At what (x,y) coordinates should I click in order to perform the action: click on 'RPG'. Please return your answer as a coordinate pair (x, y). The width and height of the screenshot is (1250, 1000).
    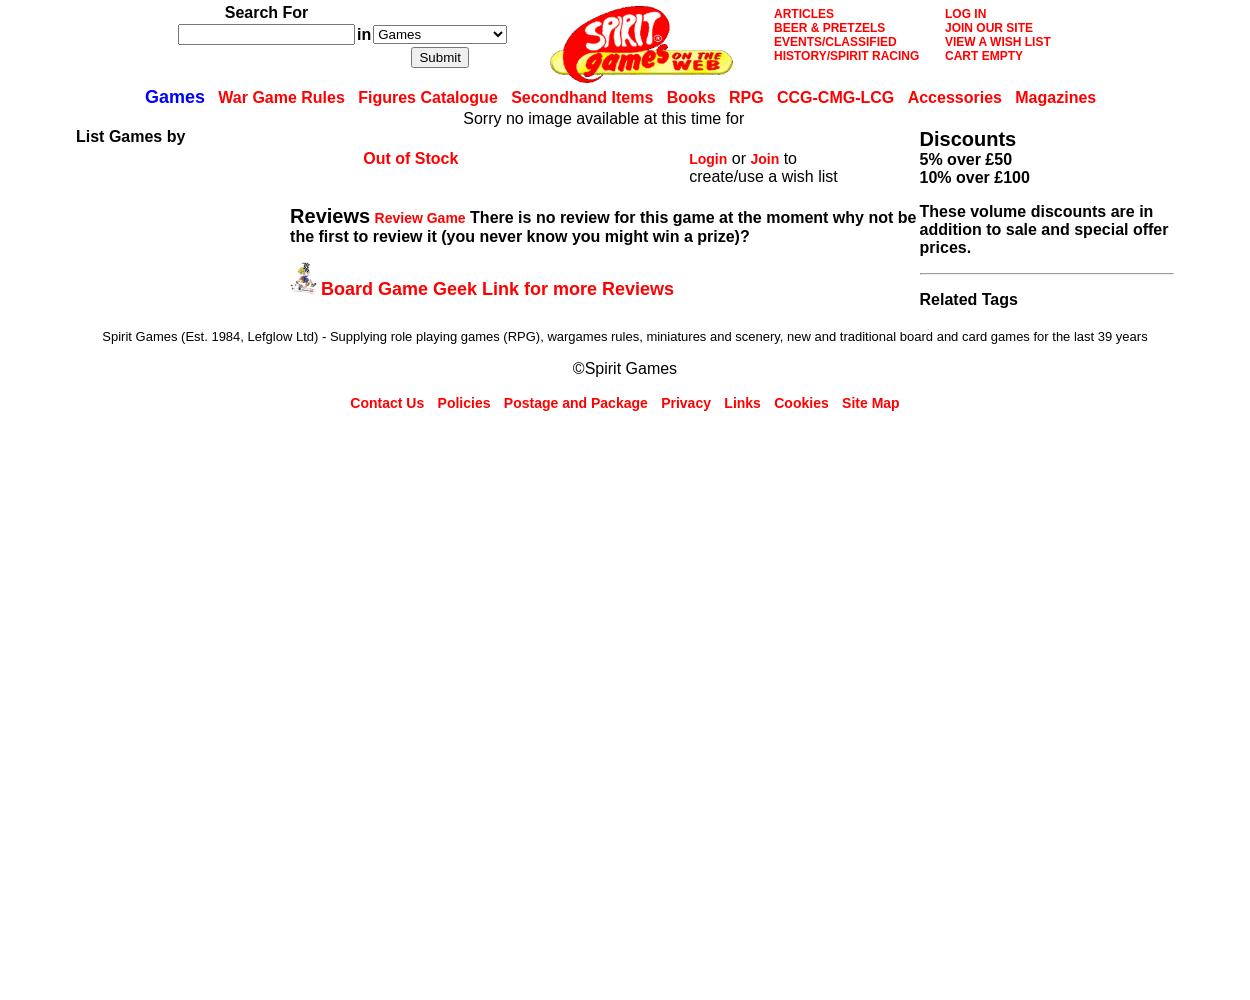
    Looking at the image, I should click on (727, 96).